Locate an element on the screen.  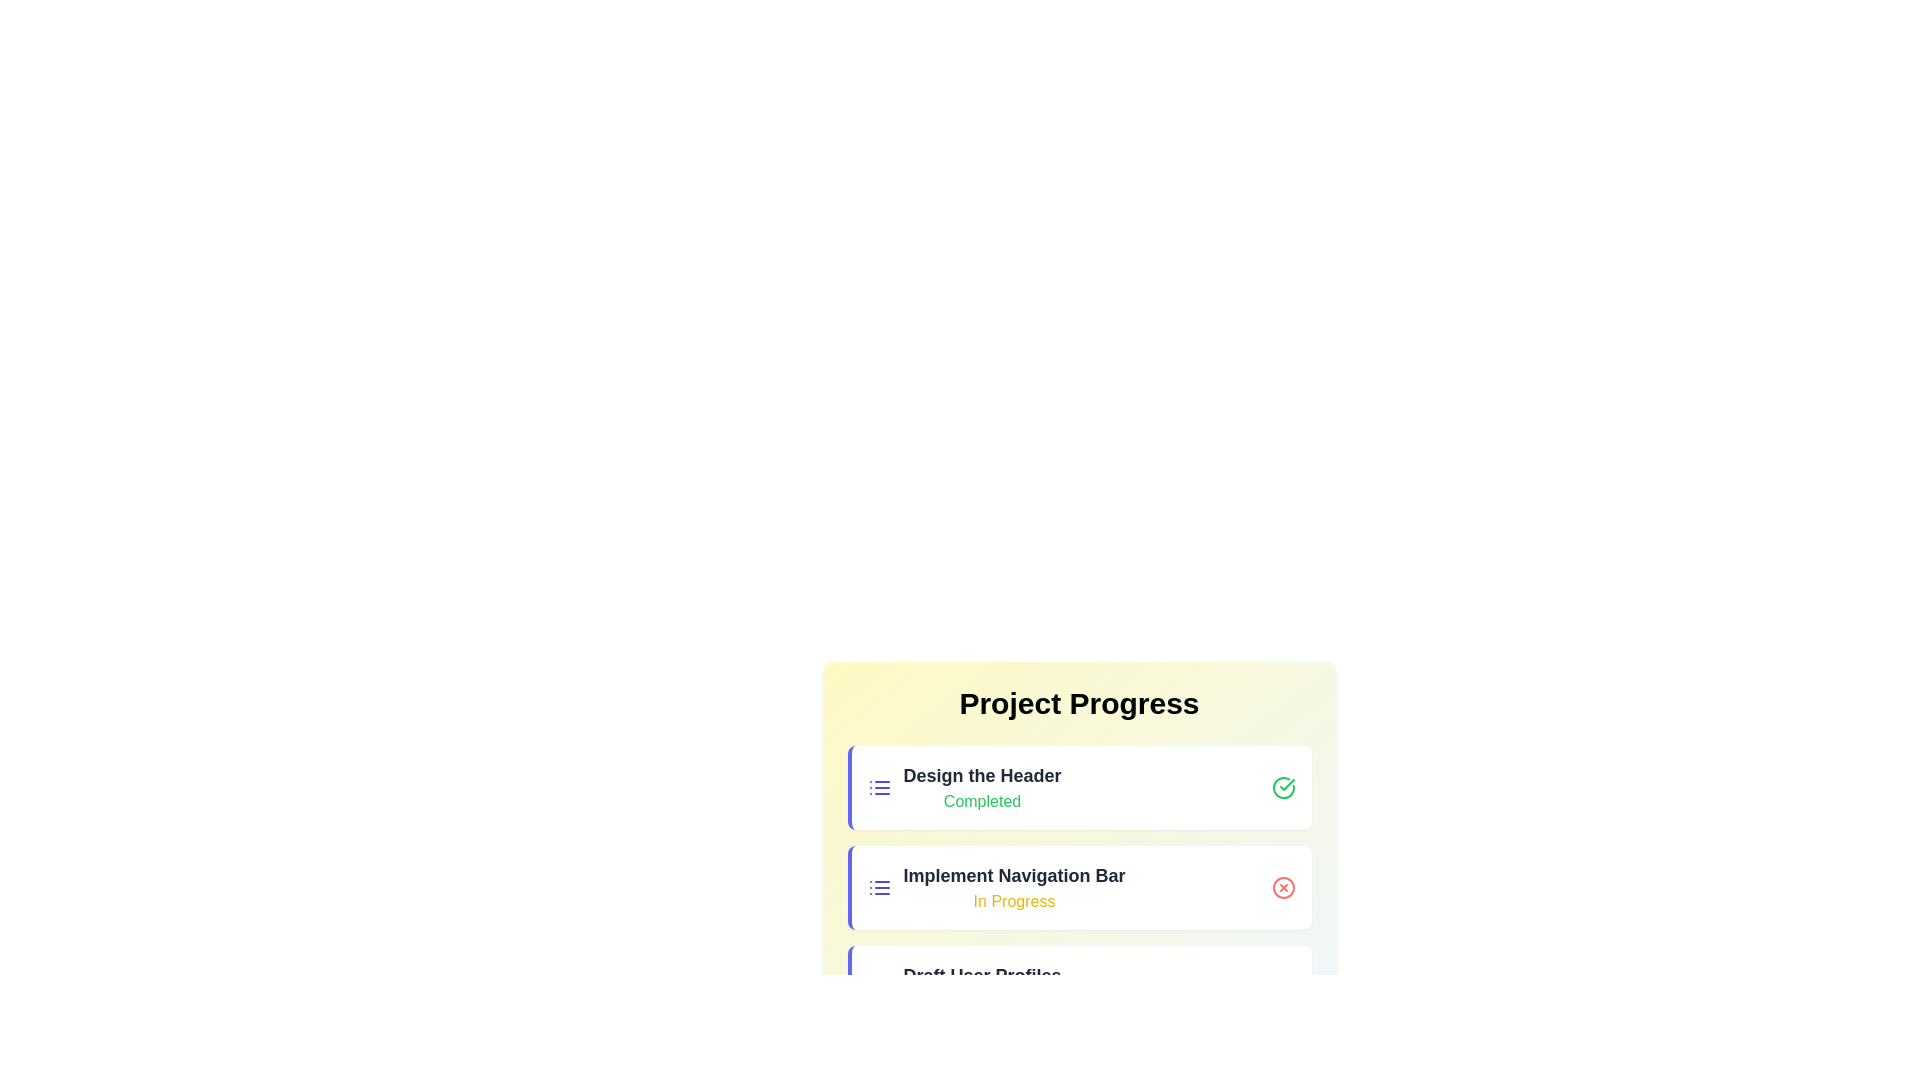
the cross icon for the task Draft User Profiles is located at coordinates (1283, 986).